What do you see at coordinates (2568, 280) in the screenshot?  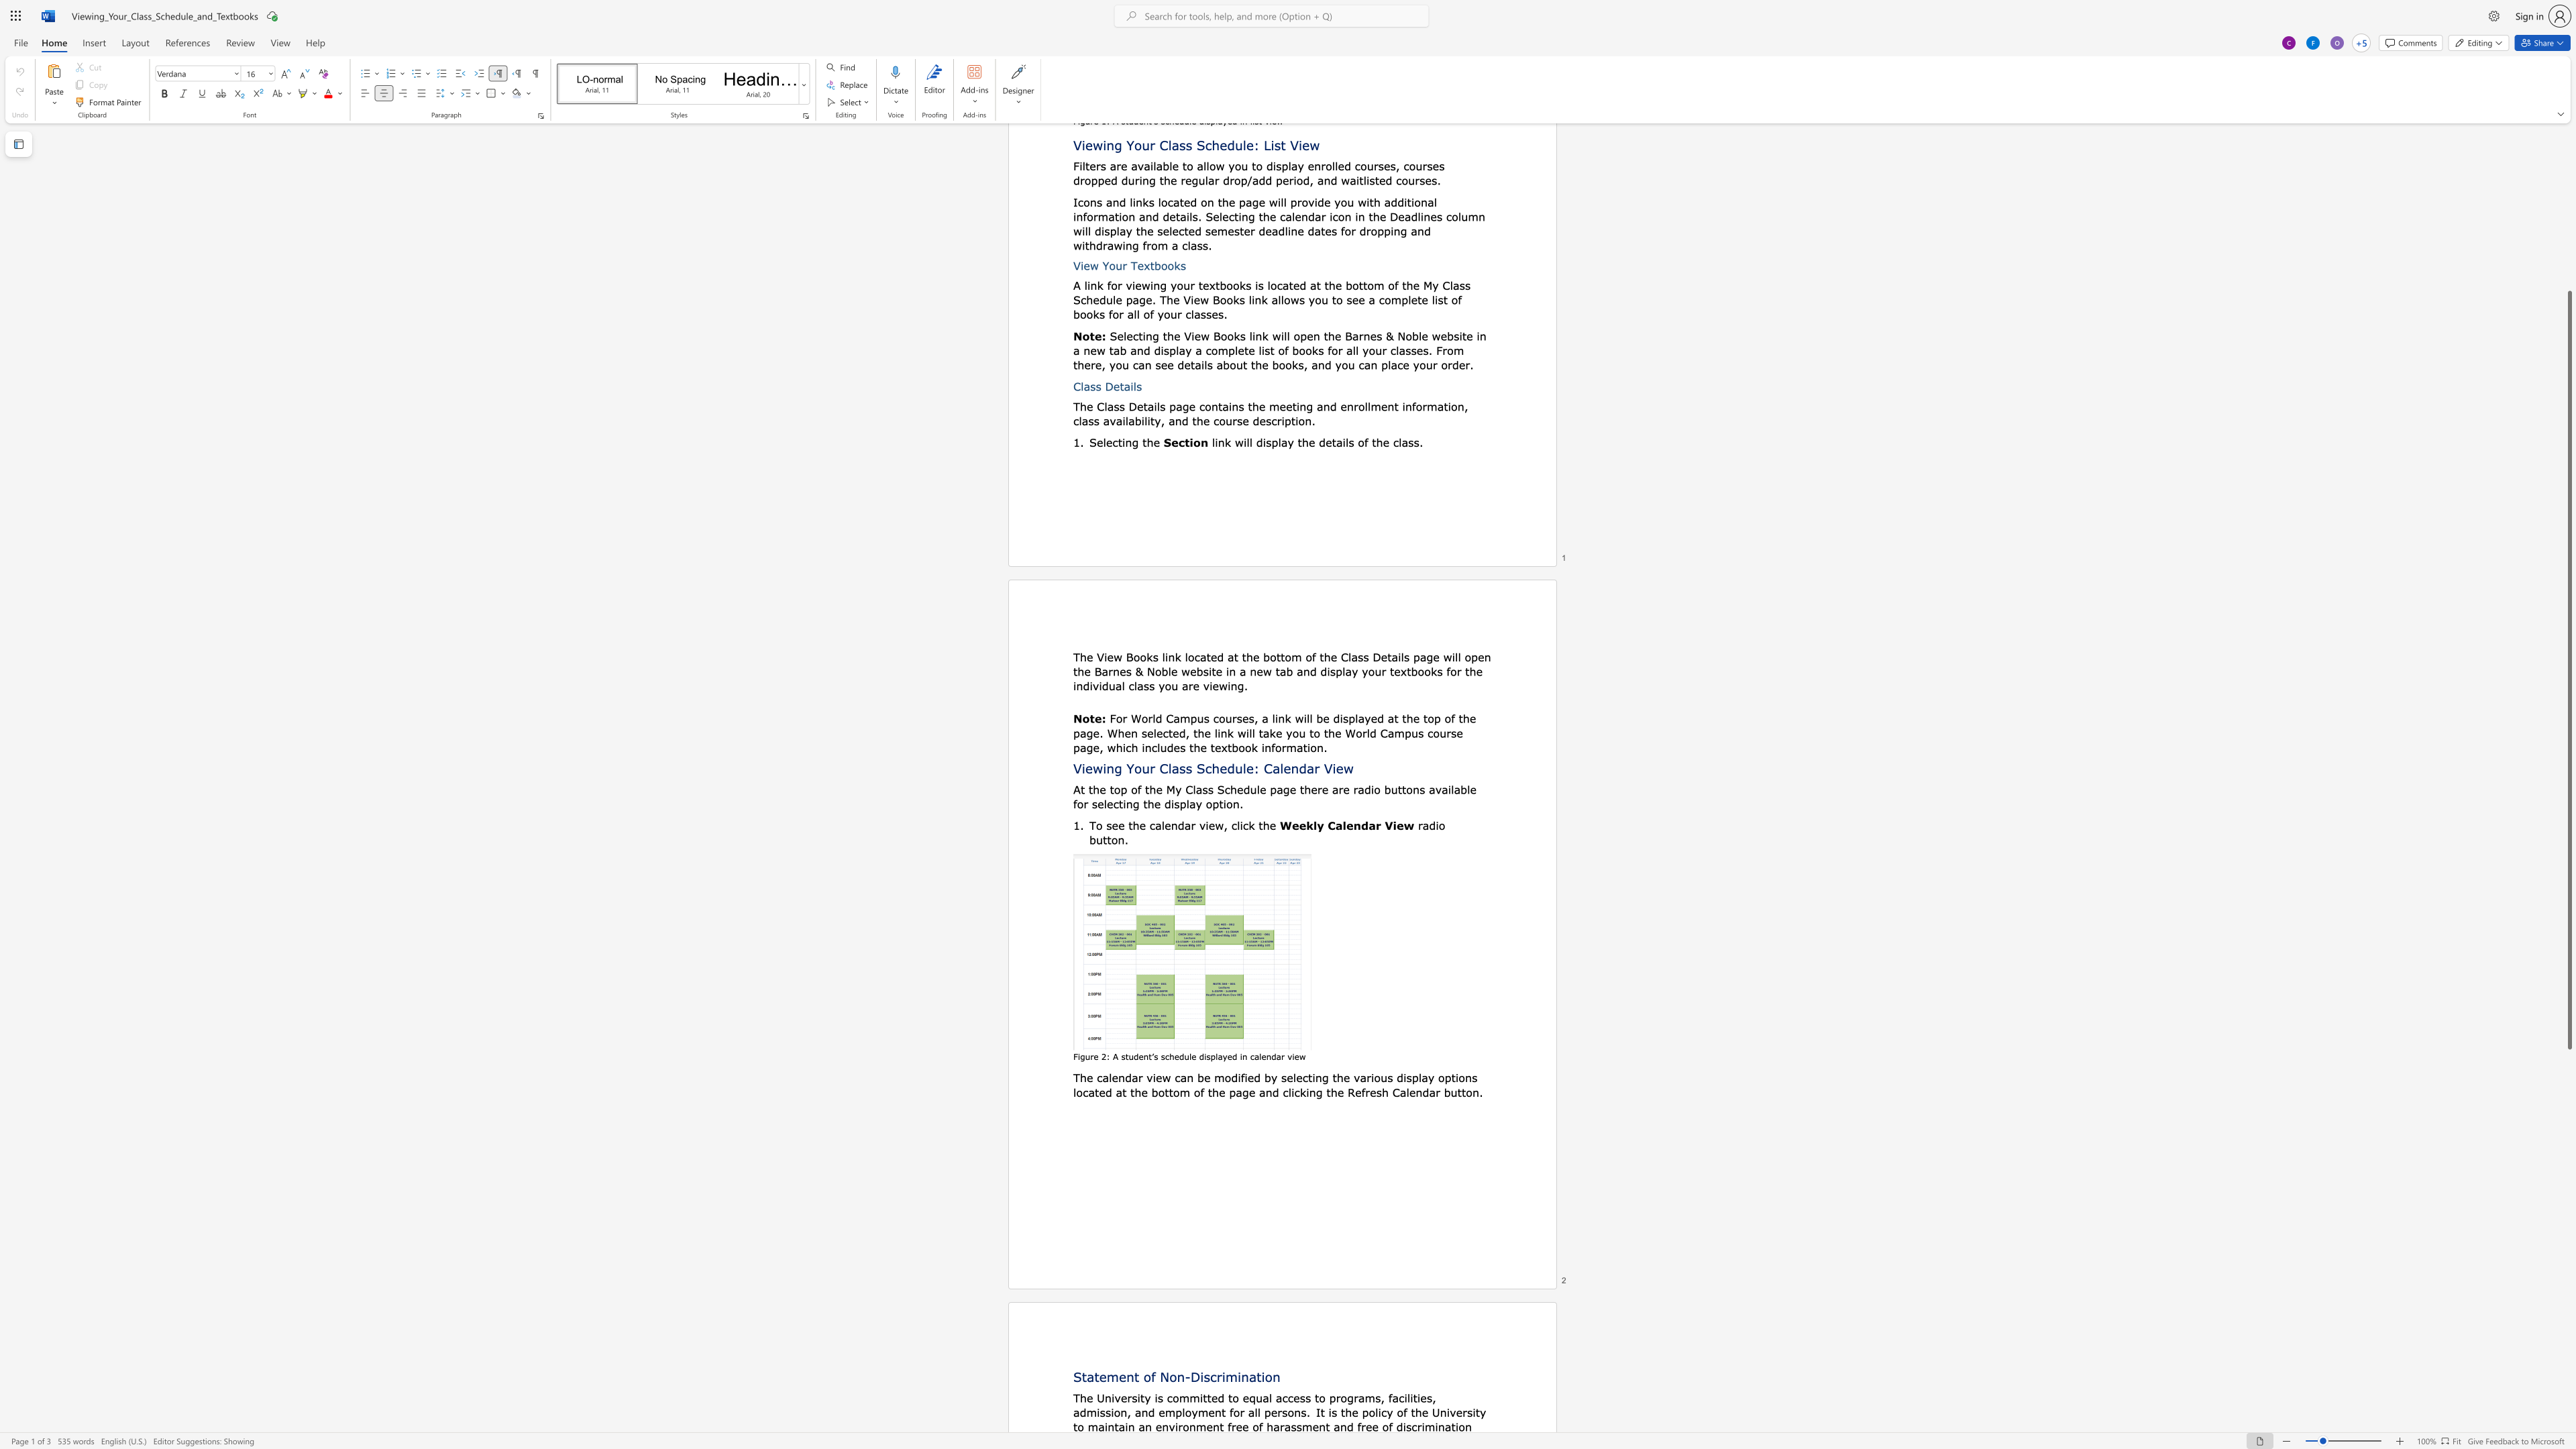 I see `the scrollbar to move the page up` at bounding box center [2568, 280].